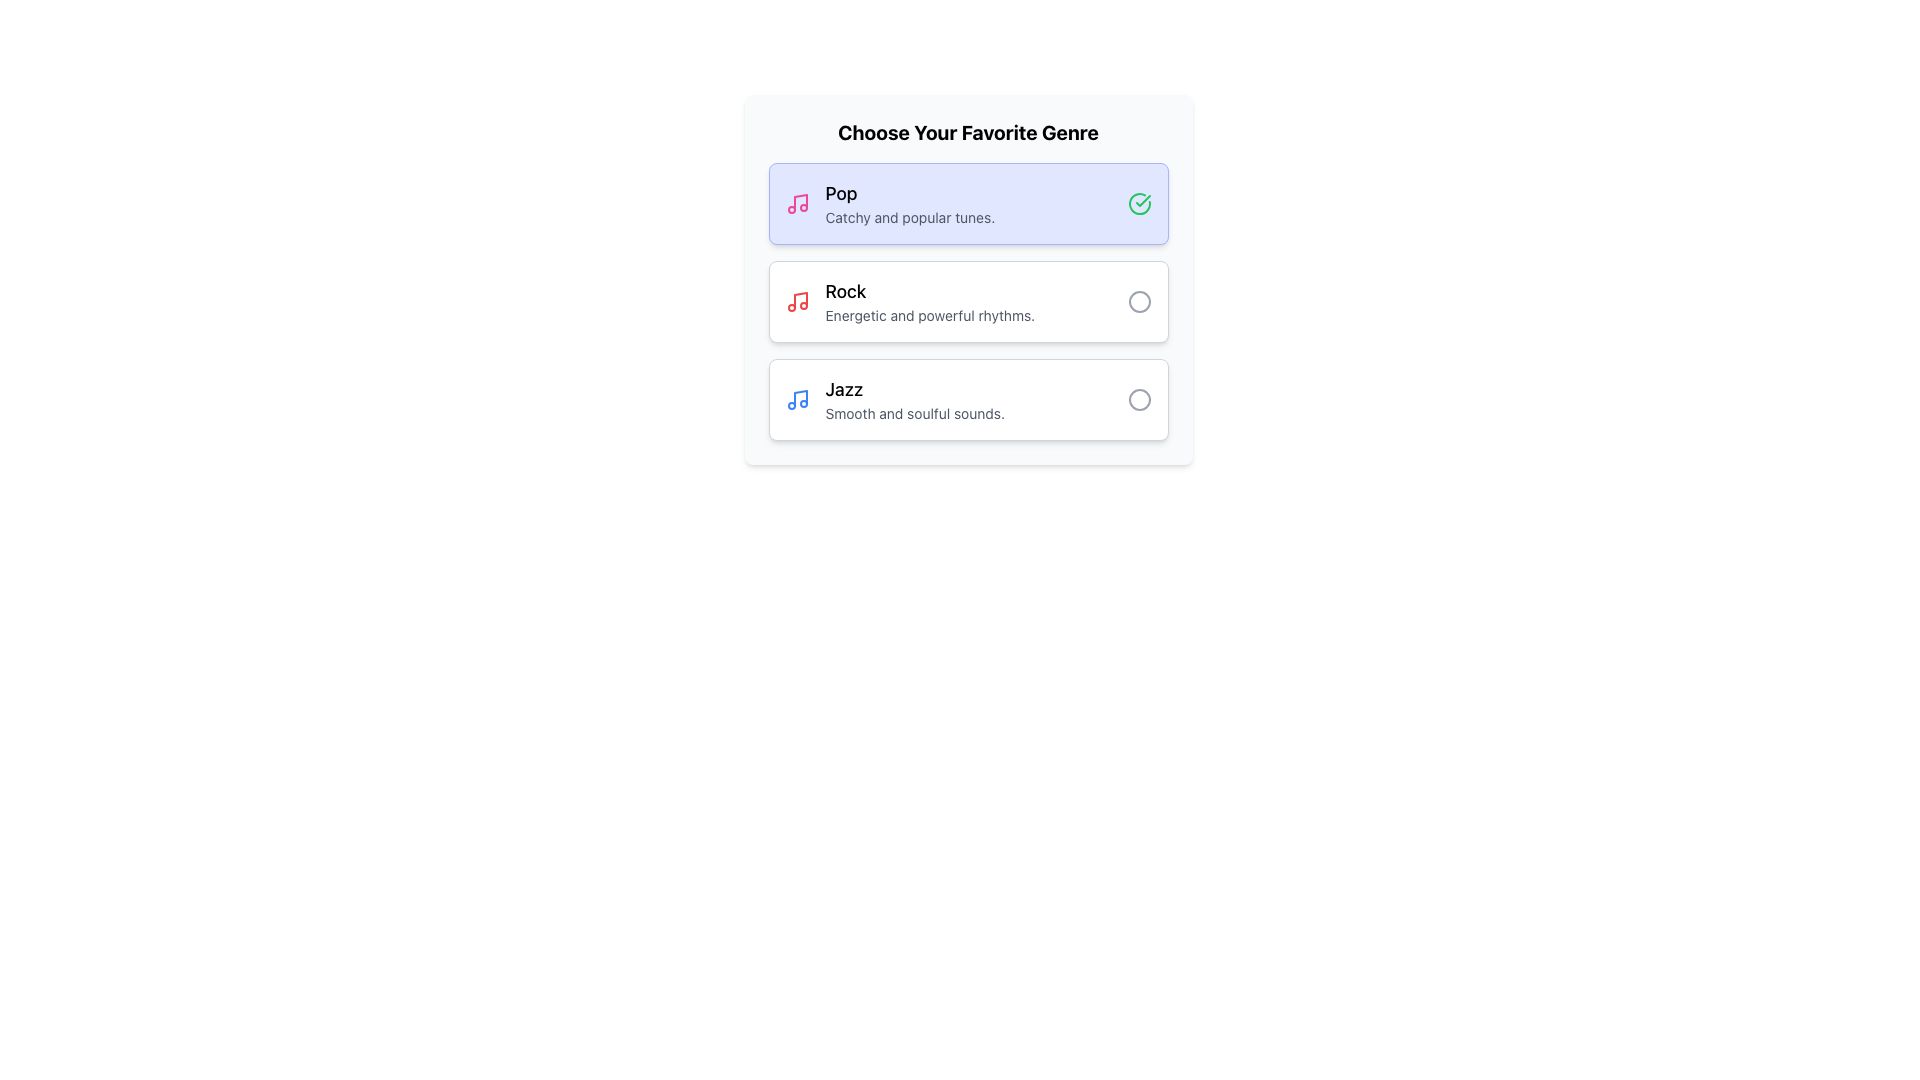 This screenshot has width=1920, height=1080. I want to click on the Graphic Indicator representing the 'Rock' segment in the vertical list, located towards the right side of the segment, so click(1139, 301).